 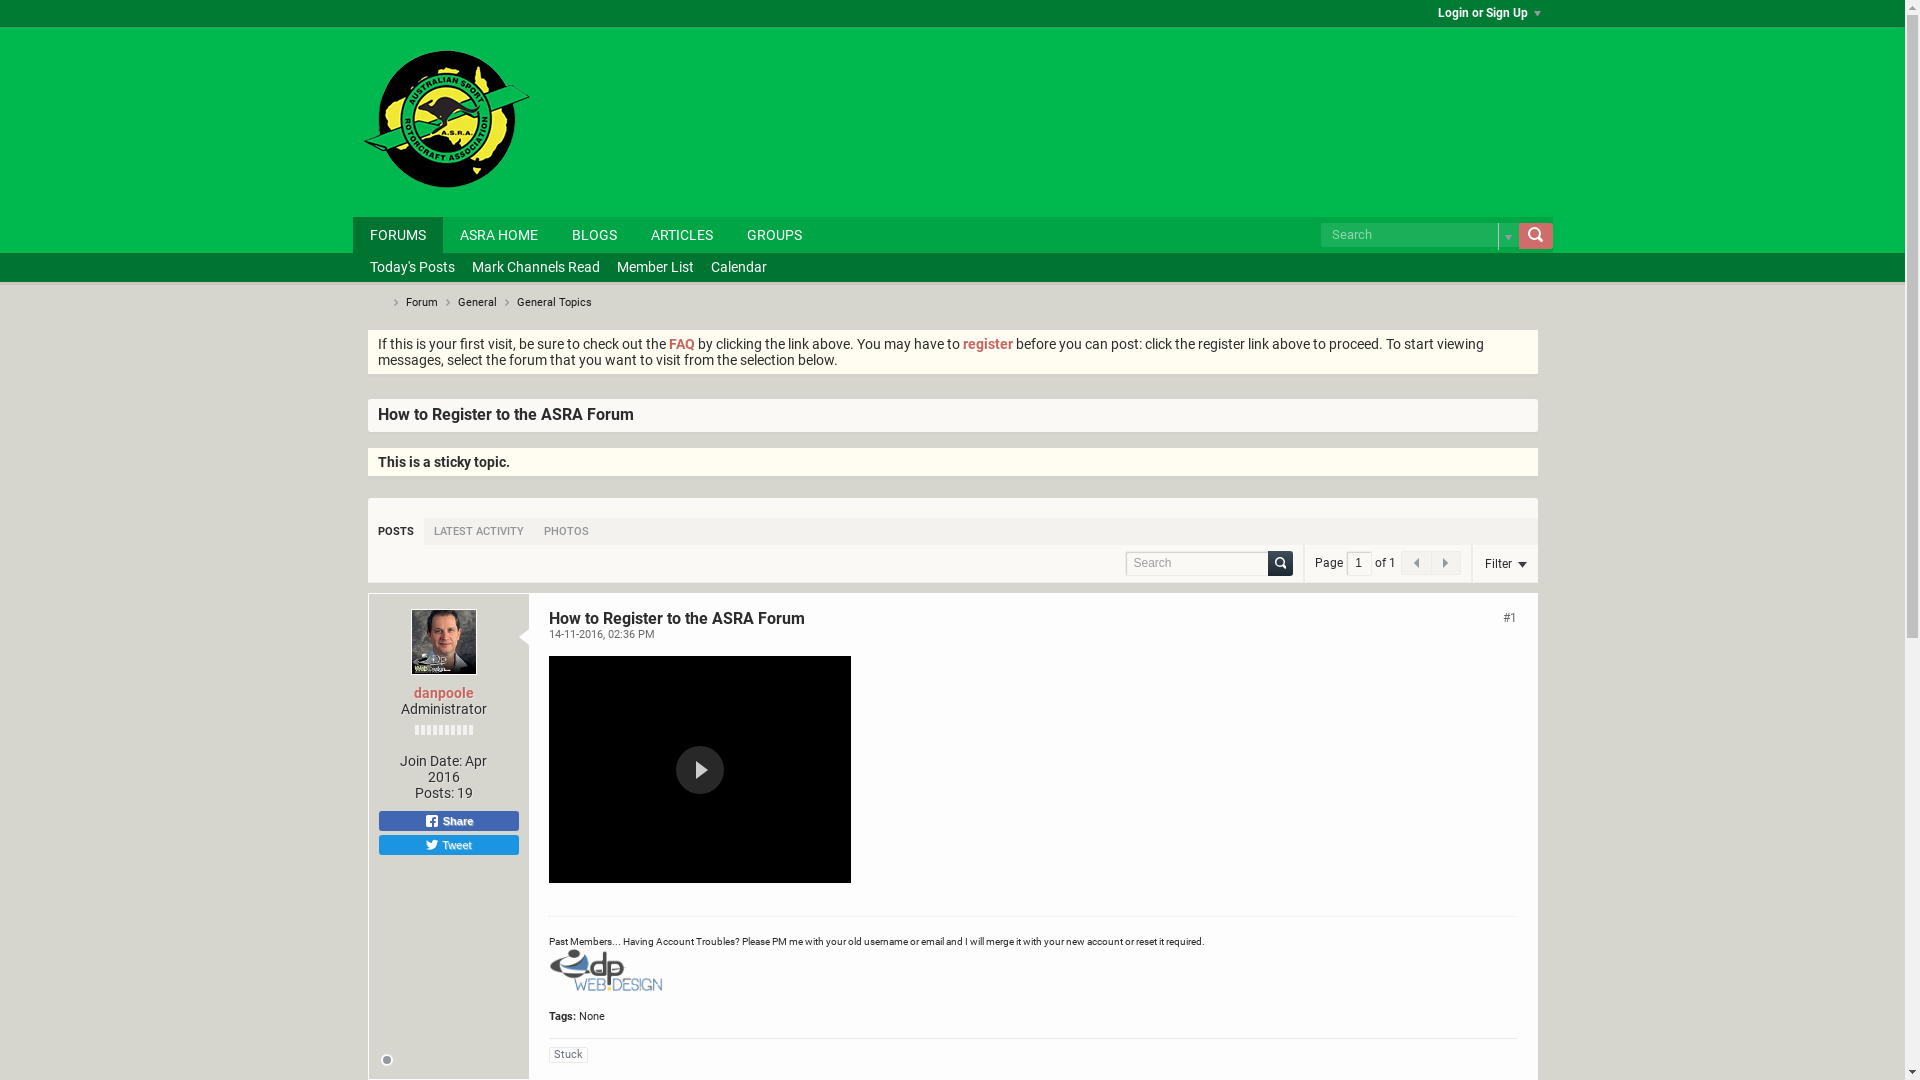 What do you see at coordinates (397, 234) in the screenshot?
I see `'FORUMS'` at bounding box center [397, 234].